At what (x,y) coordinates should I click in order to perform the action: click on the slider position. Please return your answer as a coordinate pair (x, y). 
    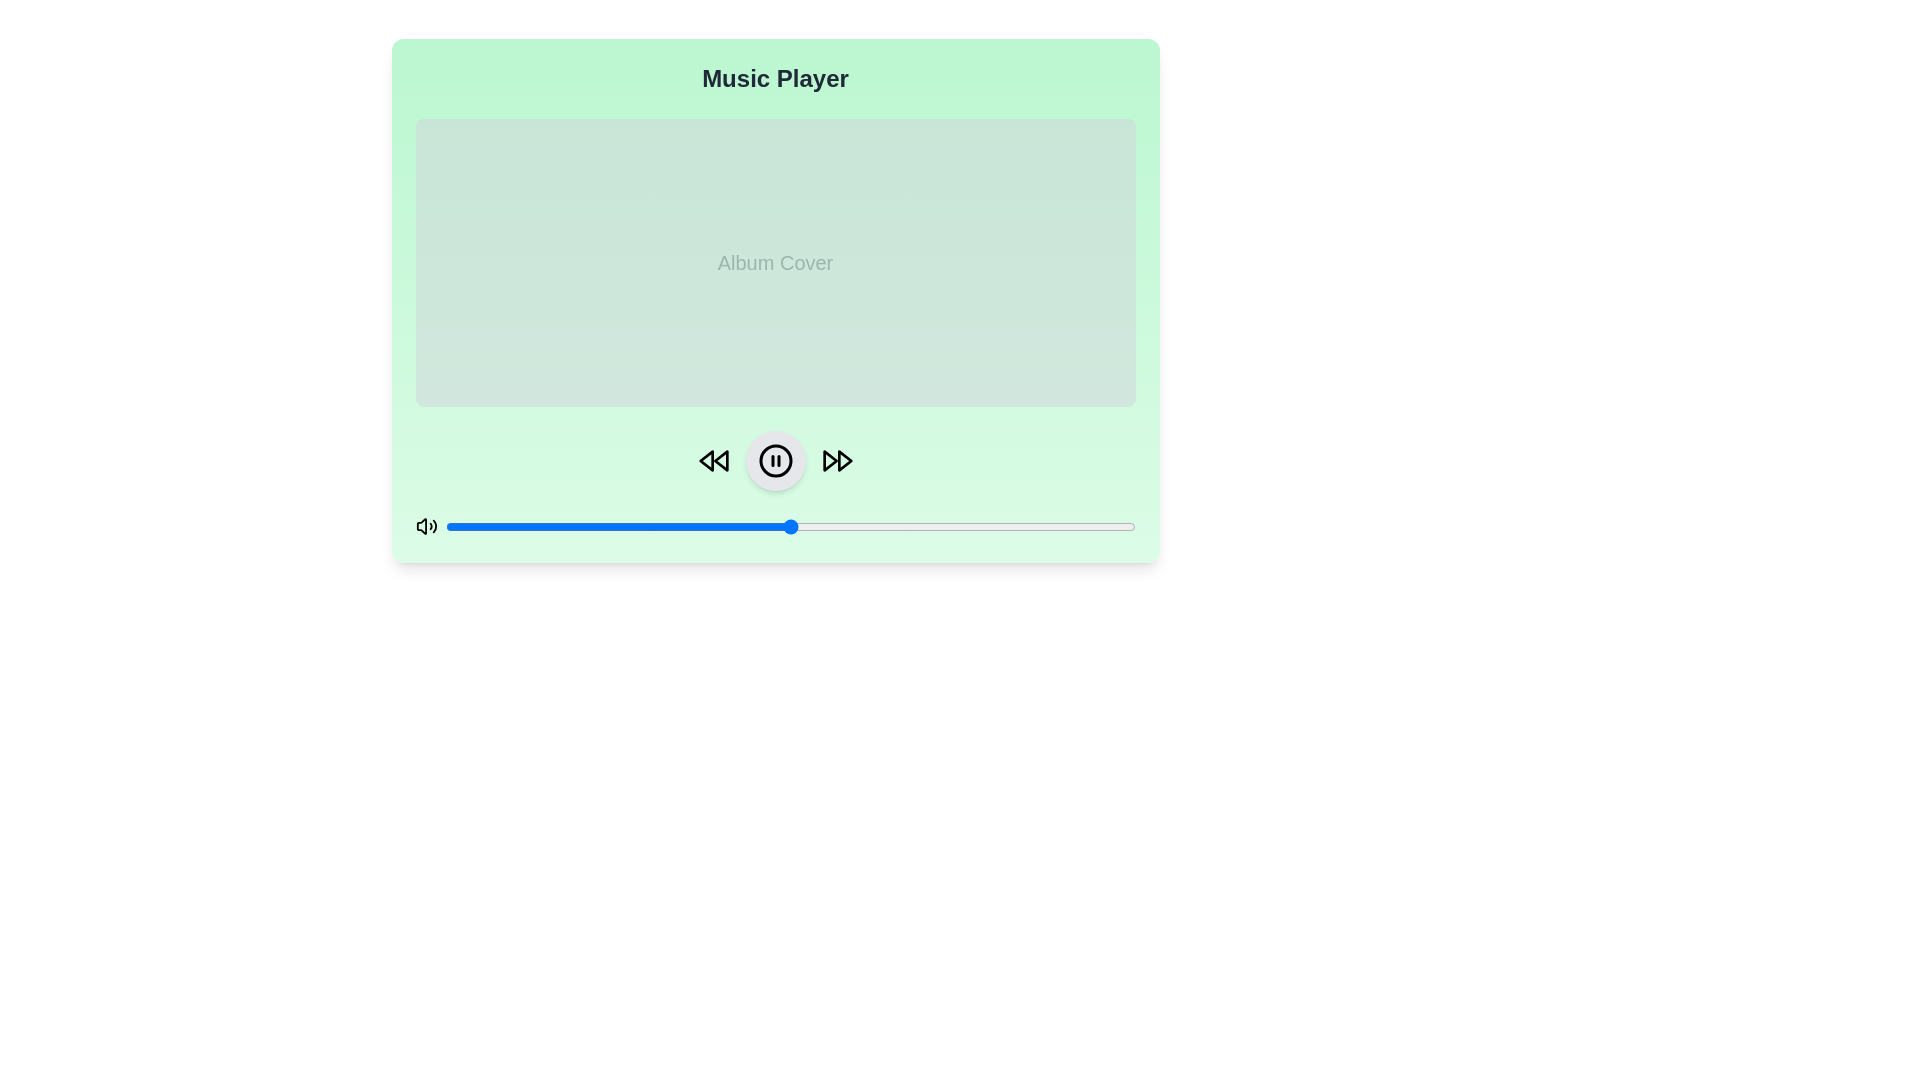
    Looking at the image, I should click on (899, 526).